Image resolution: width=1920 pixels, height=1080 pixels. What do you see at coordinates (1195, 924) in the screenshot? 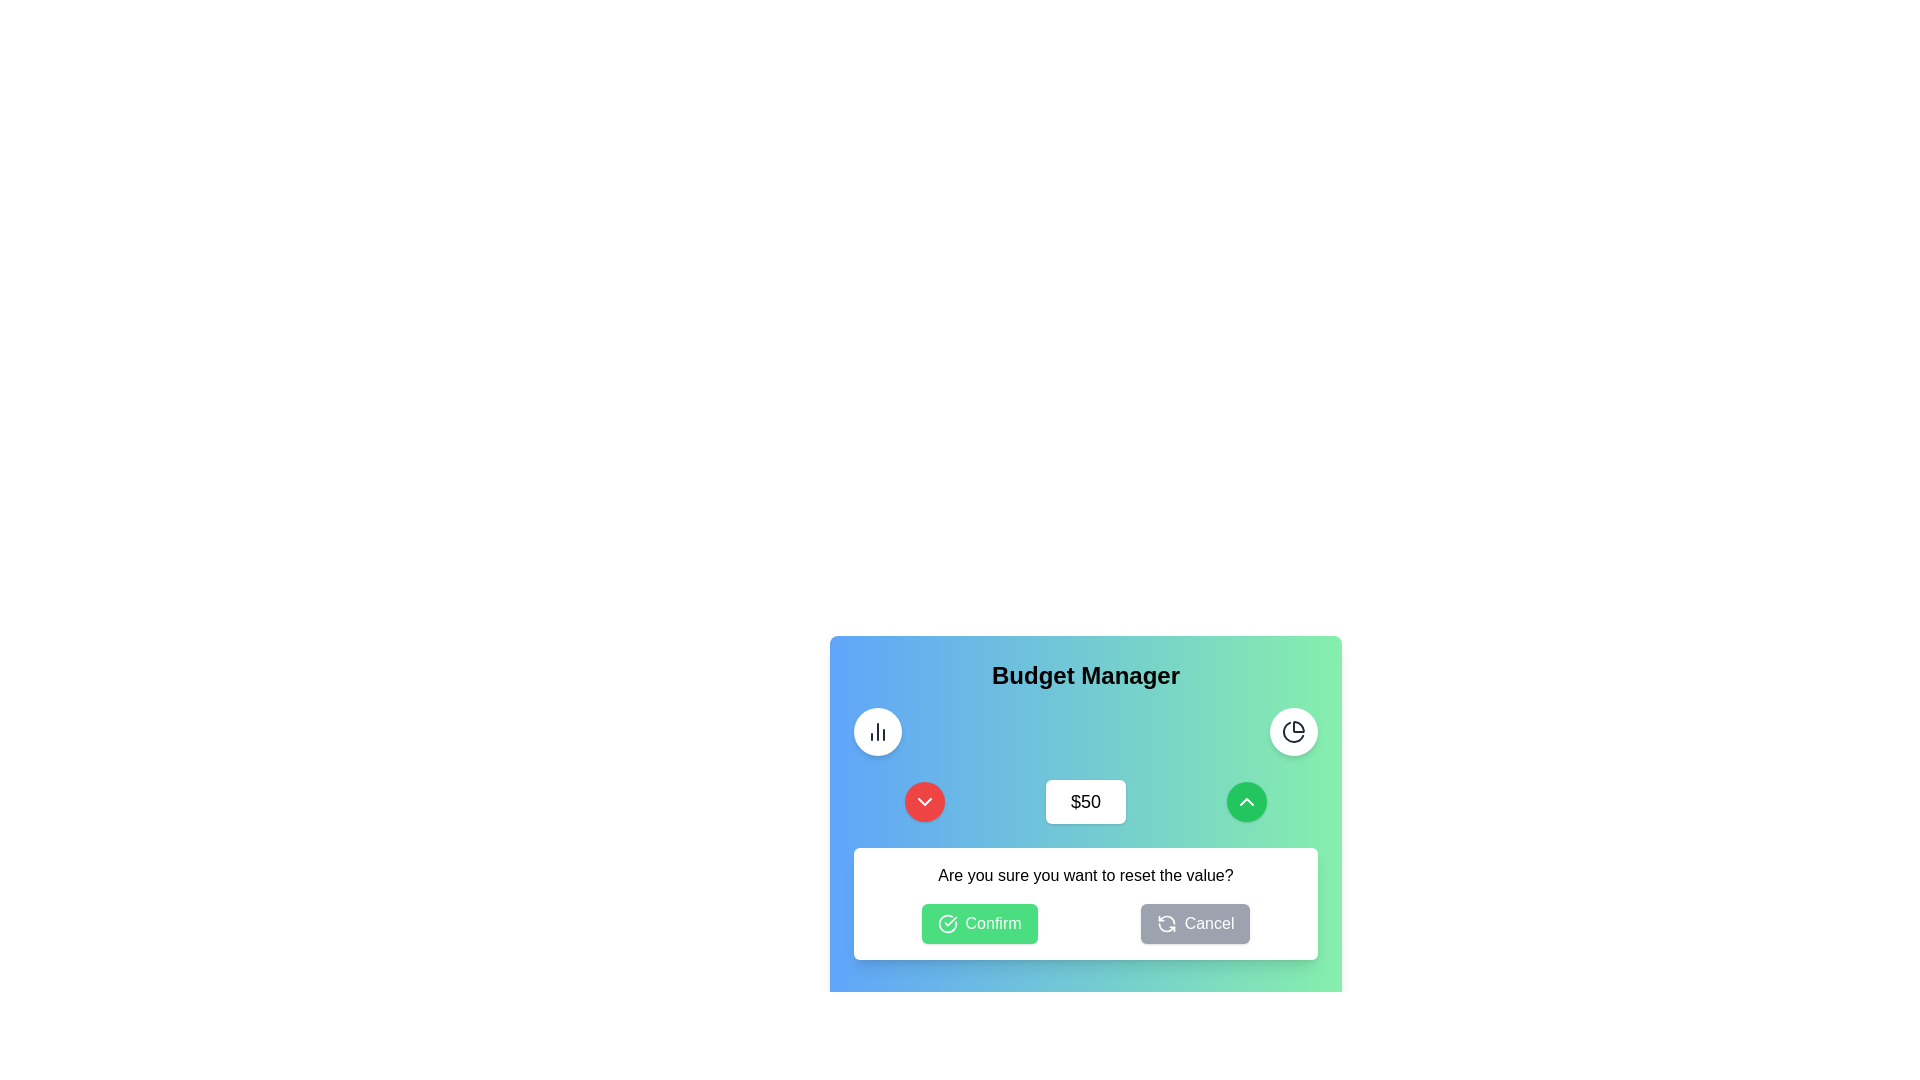
I see `the cancel button located at the bottom-right corner of the confirmation dialog to change its background color` at bounding box center [1195, 924].